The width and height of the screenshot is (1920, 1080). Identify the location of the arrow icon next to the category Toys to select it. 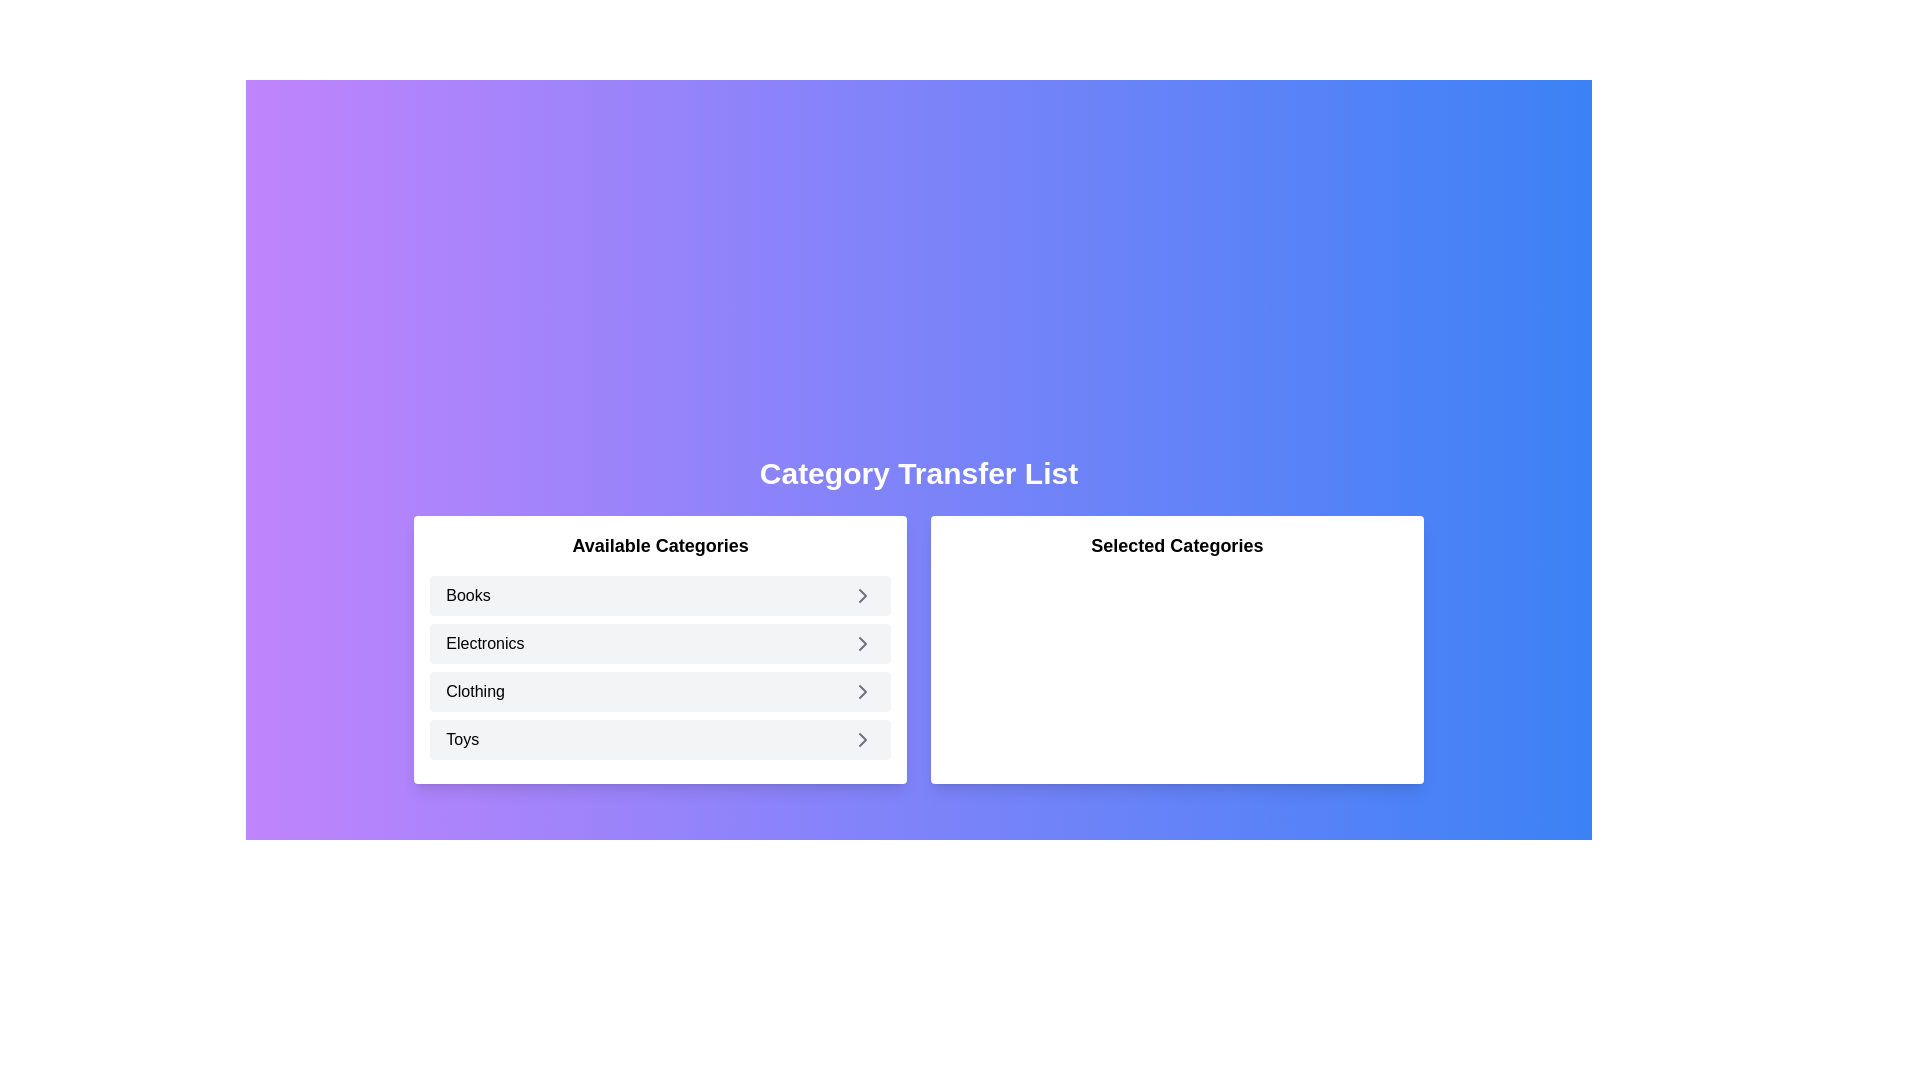
(863, 740).